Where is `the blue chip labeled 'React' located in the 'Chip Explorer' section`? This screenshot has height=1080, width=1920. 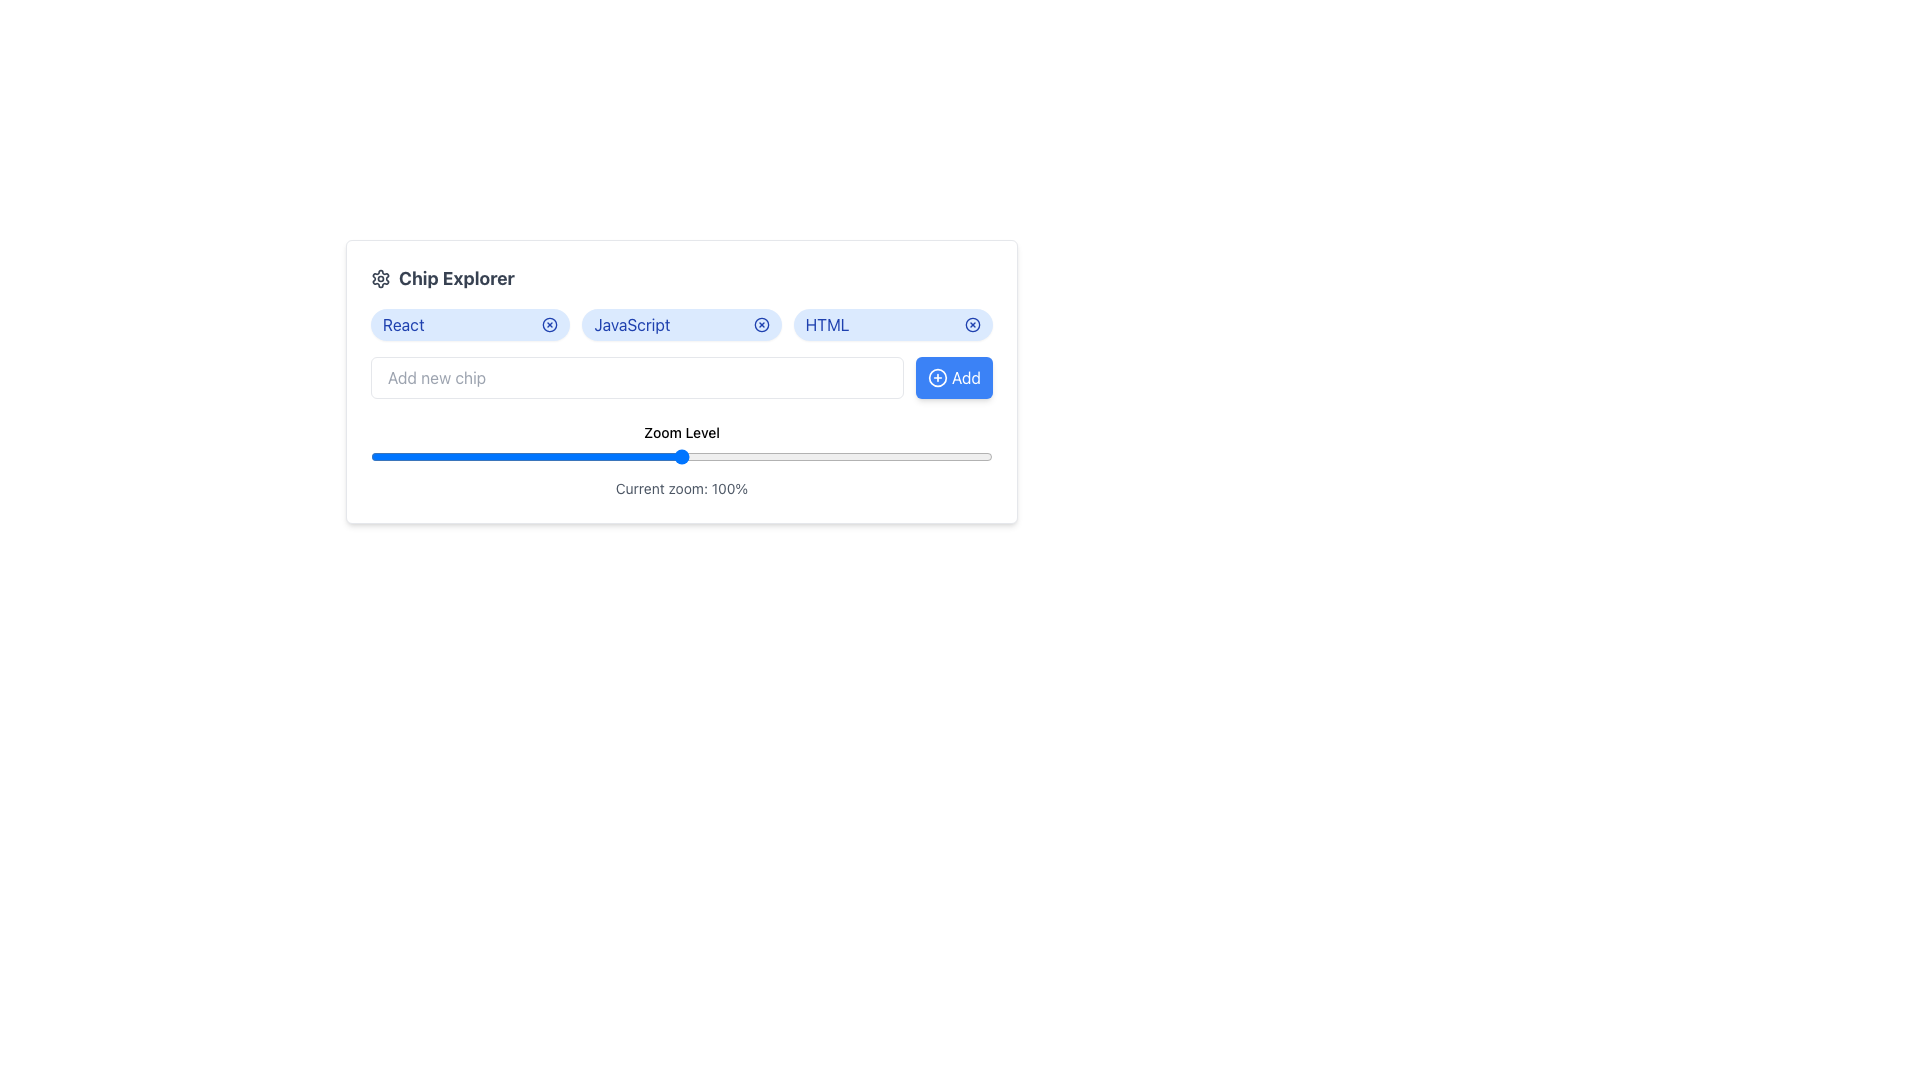 the blue chip labeled 'React' located in the 'Chip Explorer' section is located at coordinates (469, 323).